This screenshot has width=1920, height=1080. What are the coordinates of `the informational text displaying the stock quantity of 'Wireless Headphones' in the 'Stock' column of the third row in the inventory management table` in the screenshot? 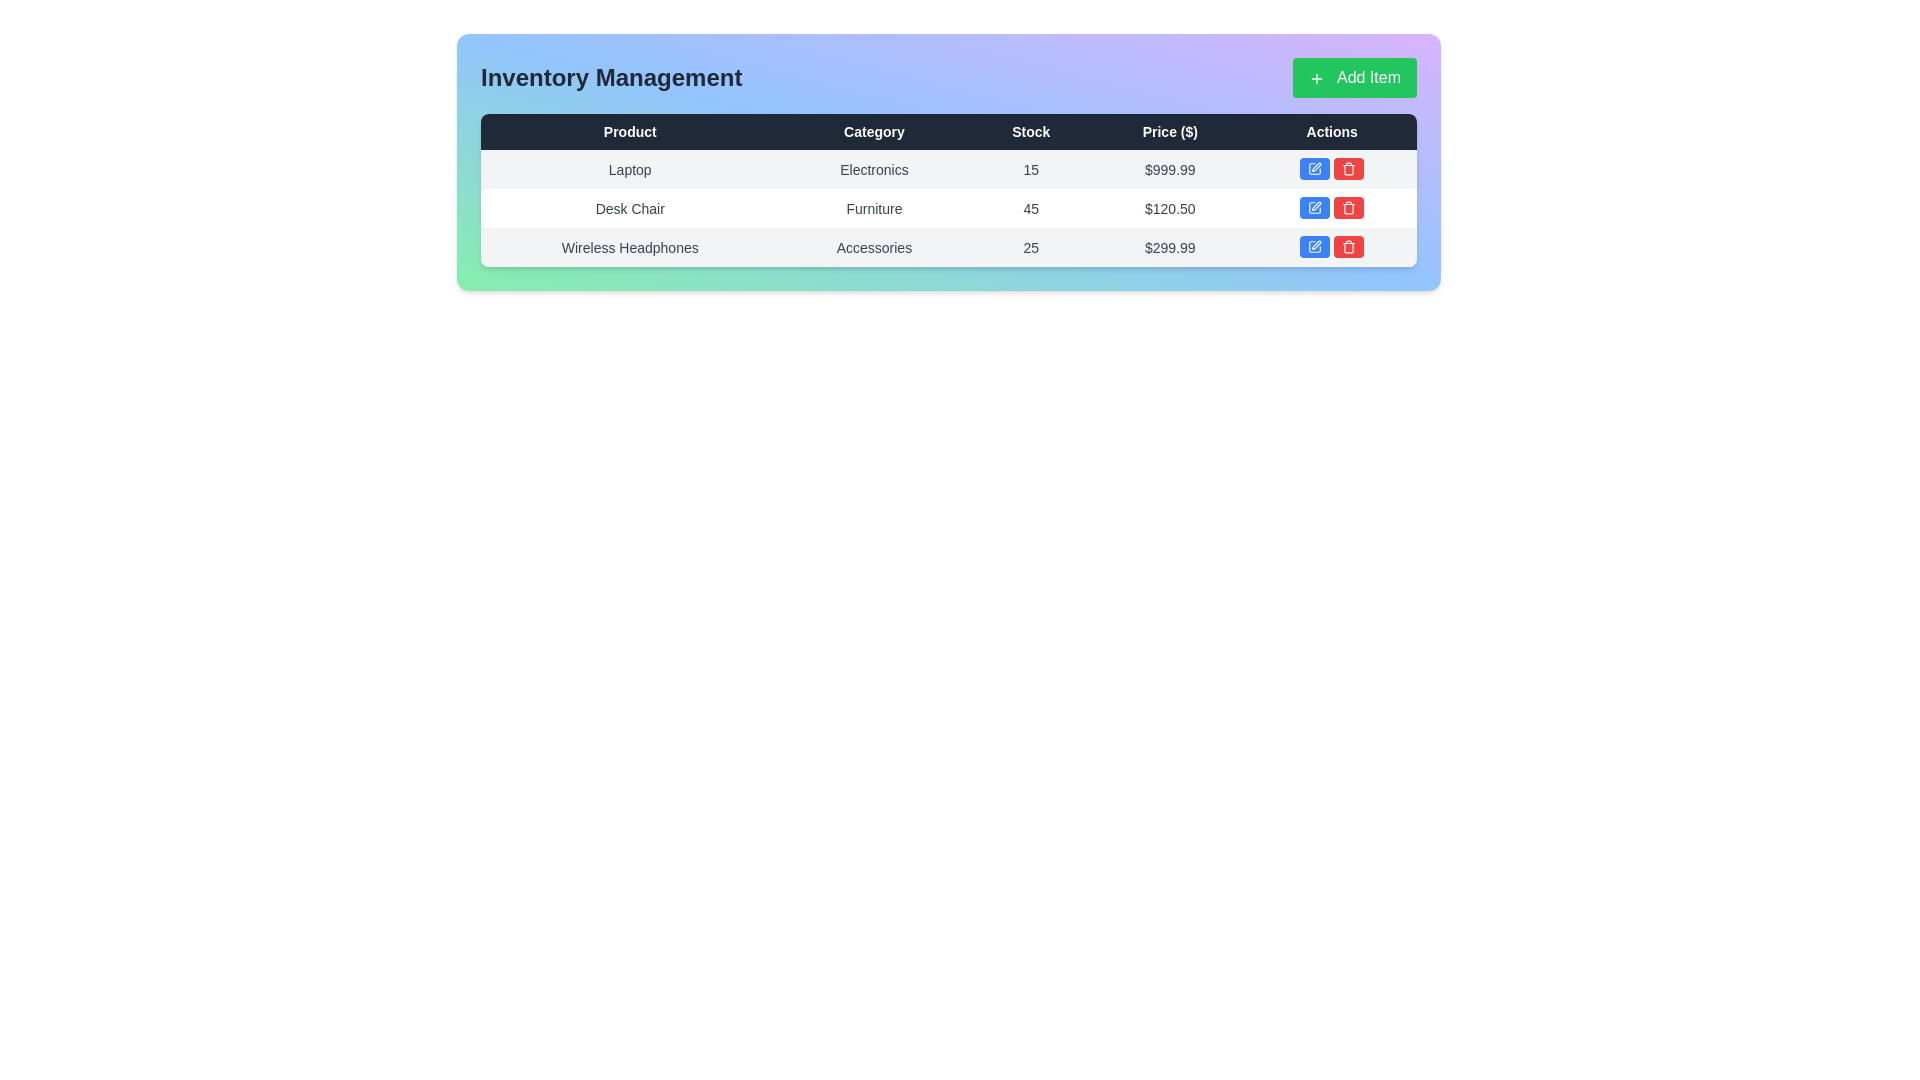 It's located at (1031, 246).